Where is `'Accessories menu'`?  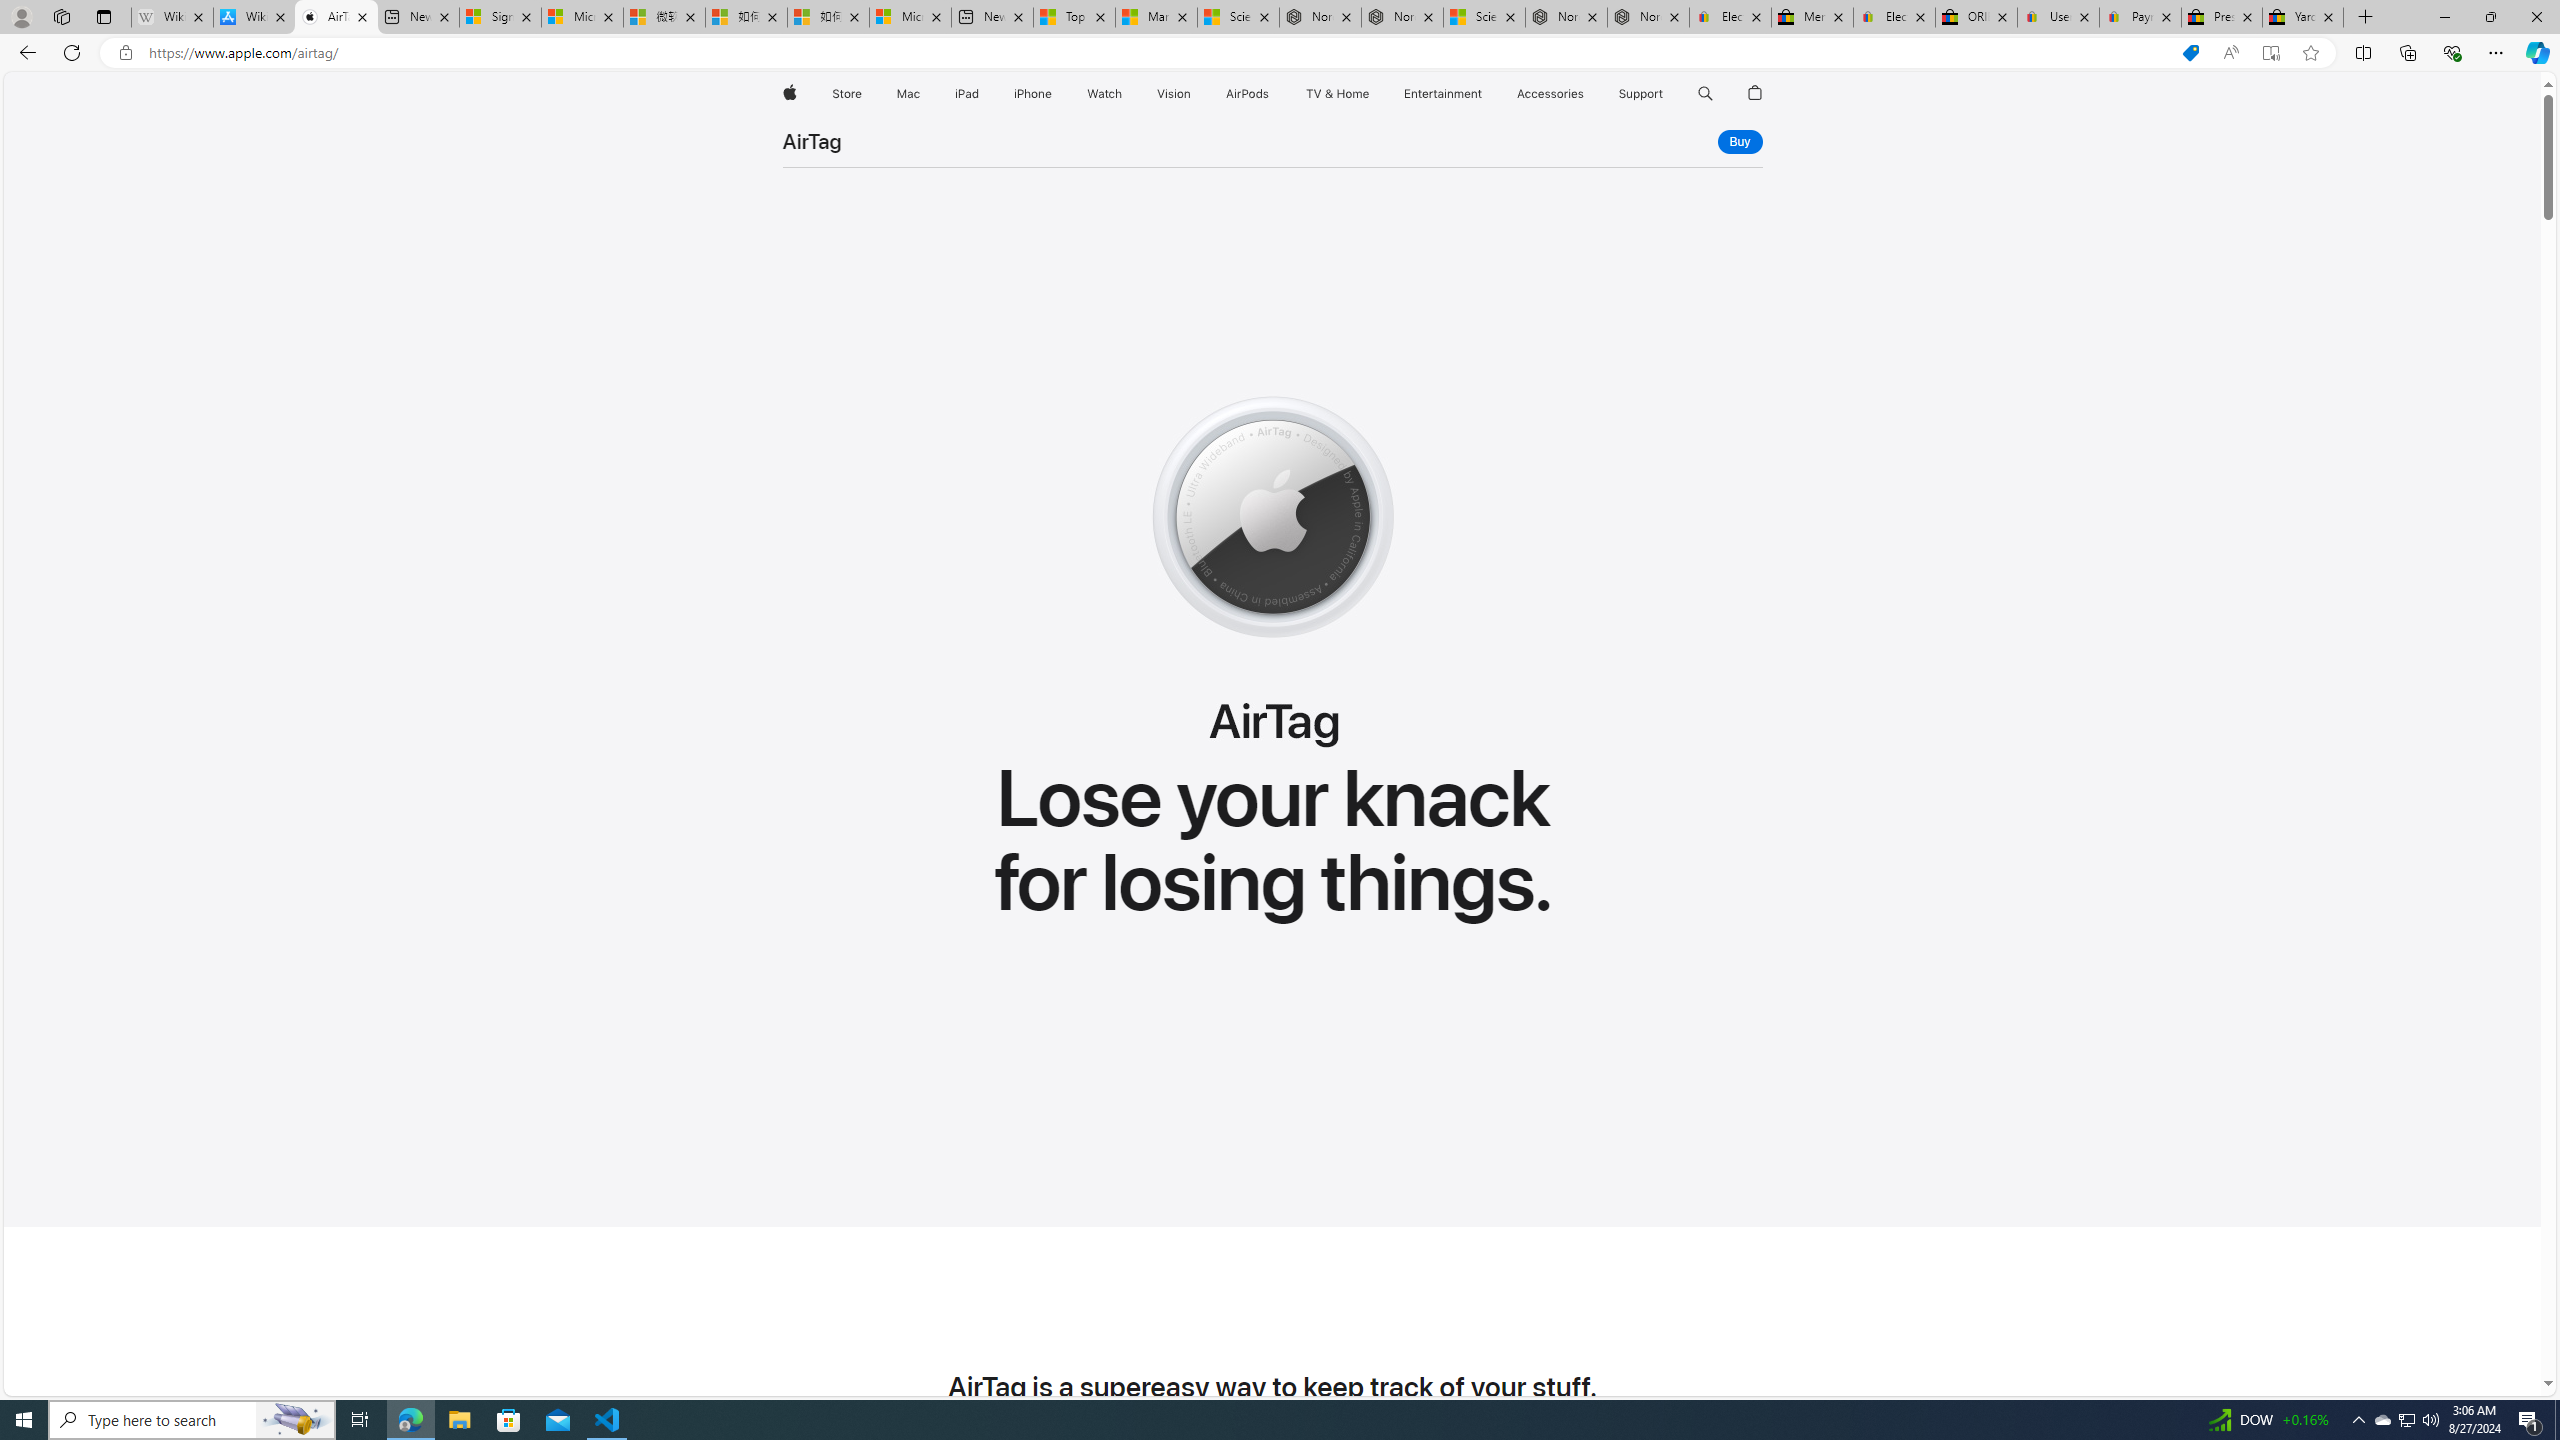
'Accessories menu' is located at coordinates (1587, 93).